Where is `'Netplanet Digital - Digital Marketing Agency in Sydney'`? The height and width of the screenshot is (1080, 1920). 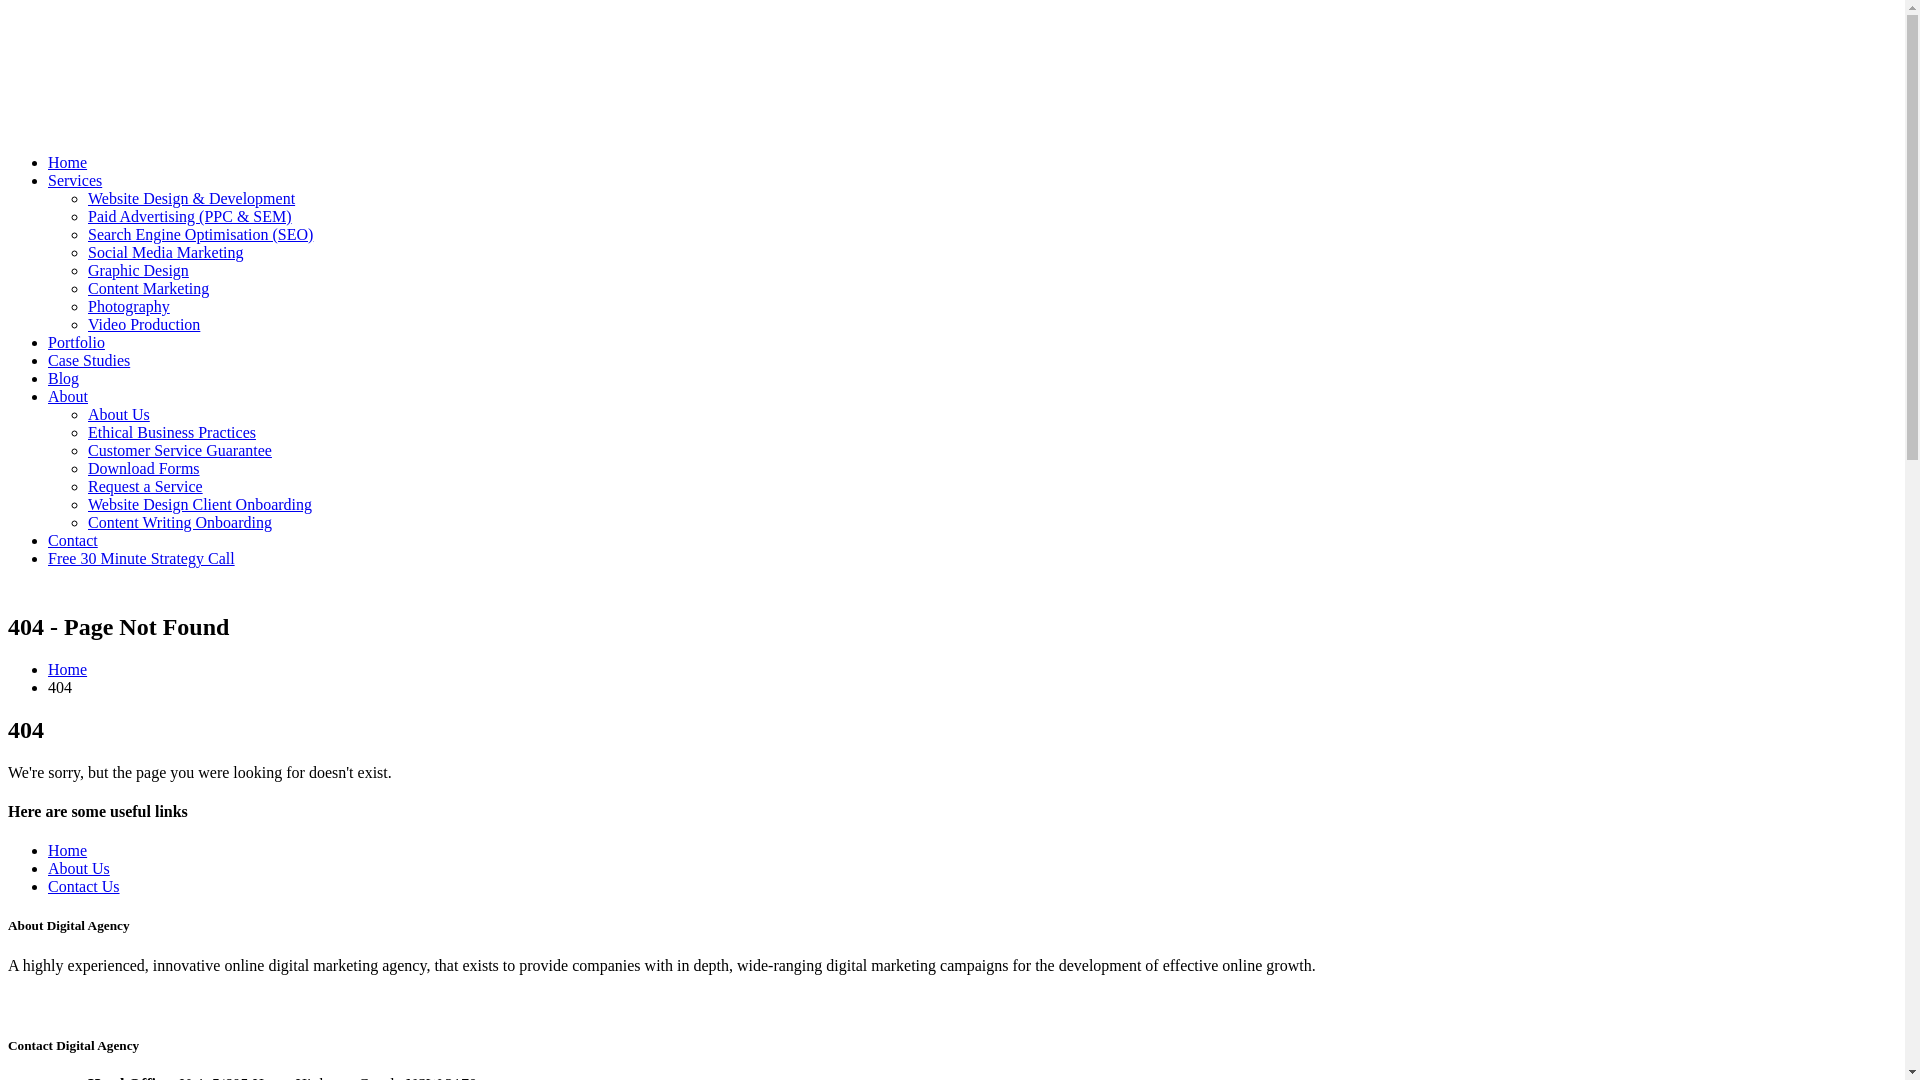
'Netplanet Digital - Digital Marketing Agency in Sydney' is located at coordinates (67, 108).